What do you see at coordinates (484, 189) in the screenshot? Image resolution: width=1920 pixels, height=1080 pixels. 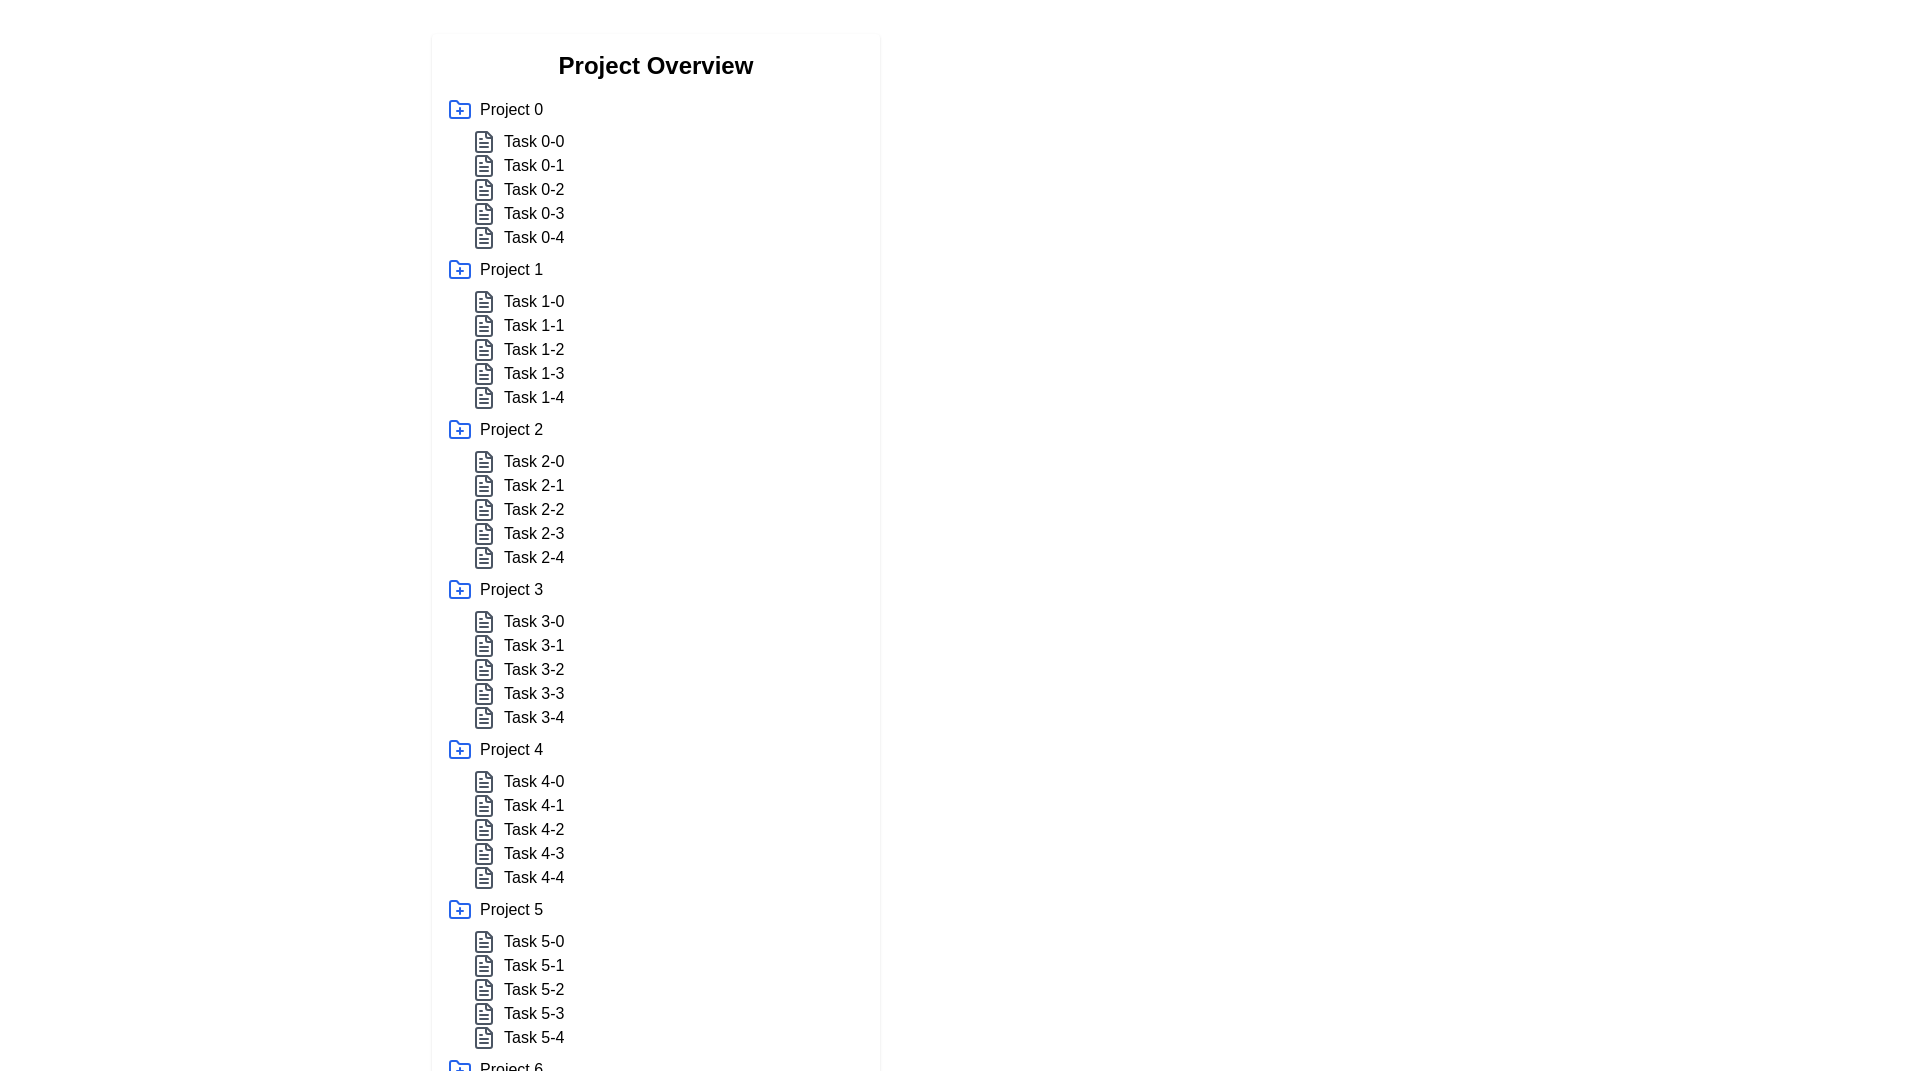 I see `the document icon located within the 'Task 0-2' entry under 'Project 0', which is the first icon to the left of the textual label 'Task 0-2'` at bounding box center [484, 189].